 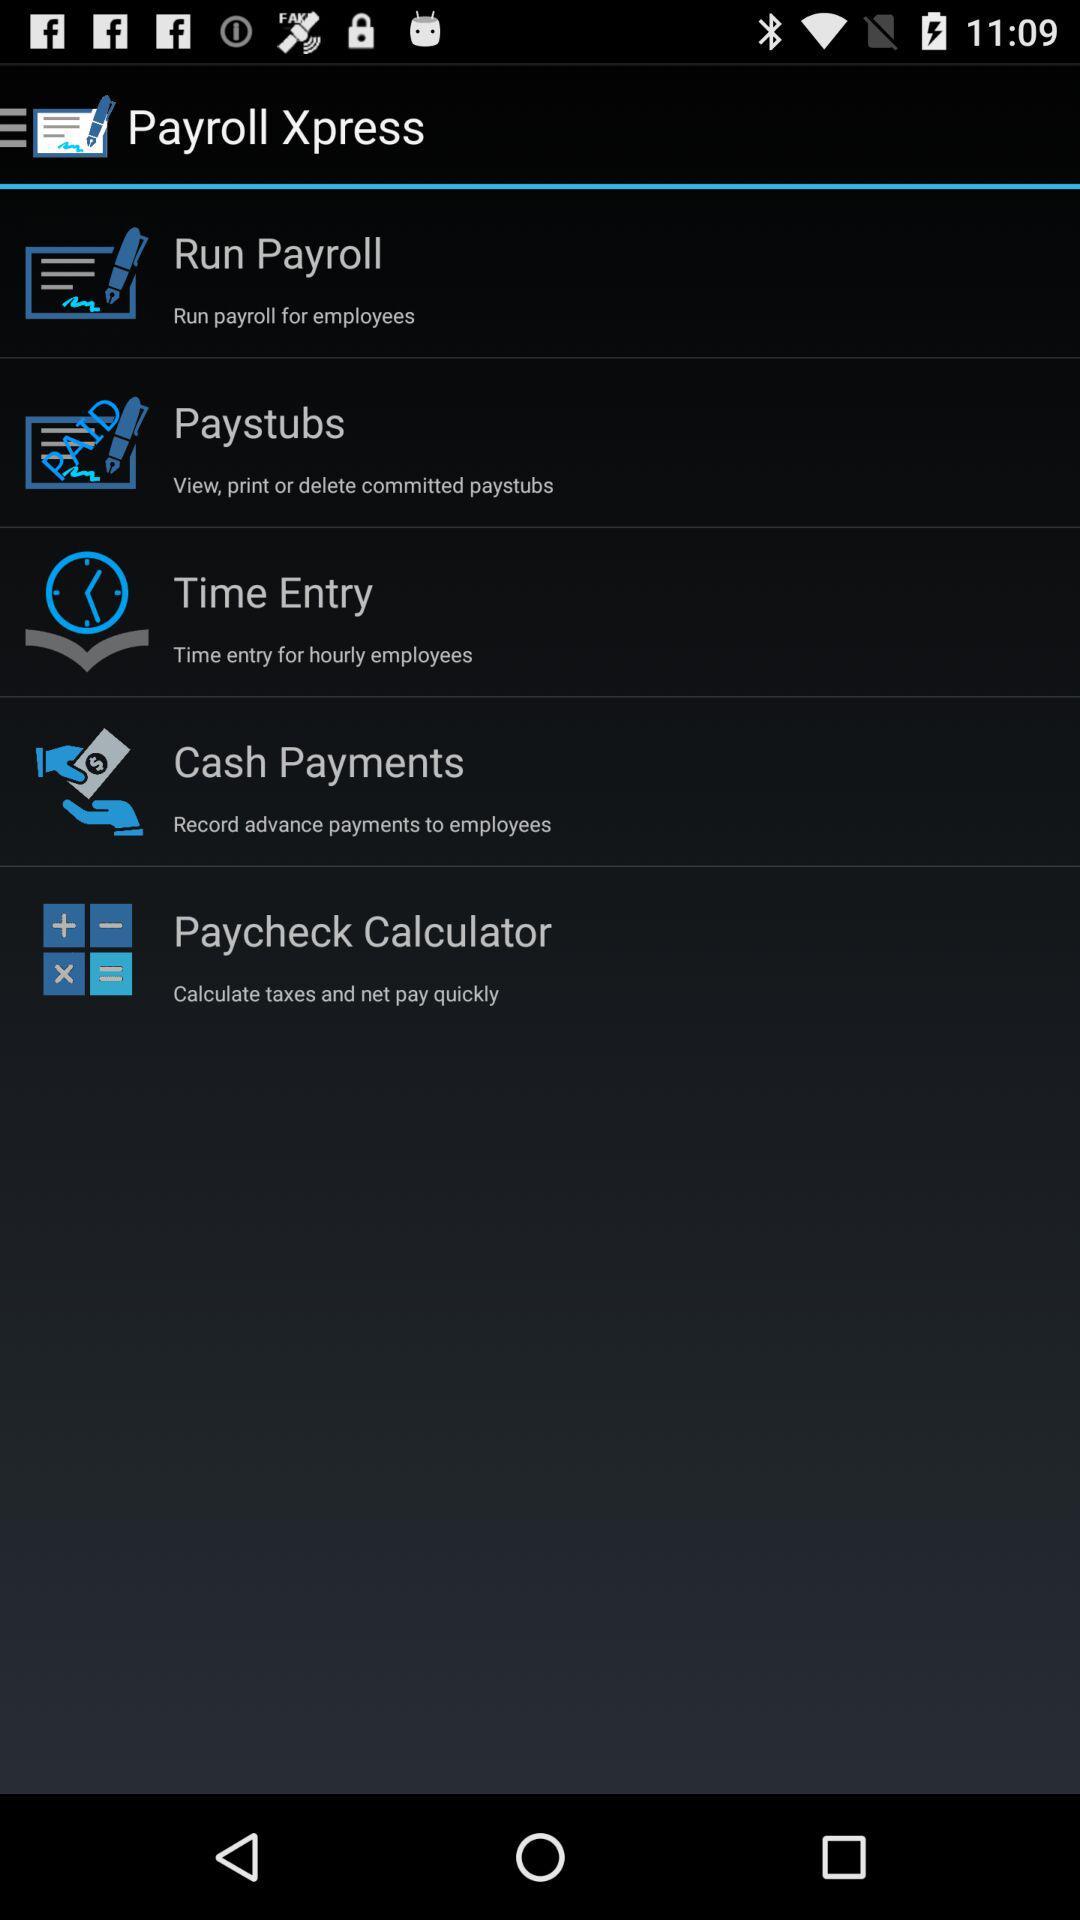 What do you see at coordinates (362, 929) in the screenshot?
I see `icon above the calculate taxes and item` at bounding box center [362, 929].